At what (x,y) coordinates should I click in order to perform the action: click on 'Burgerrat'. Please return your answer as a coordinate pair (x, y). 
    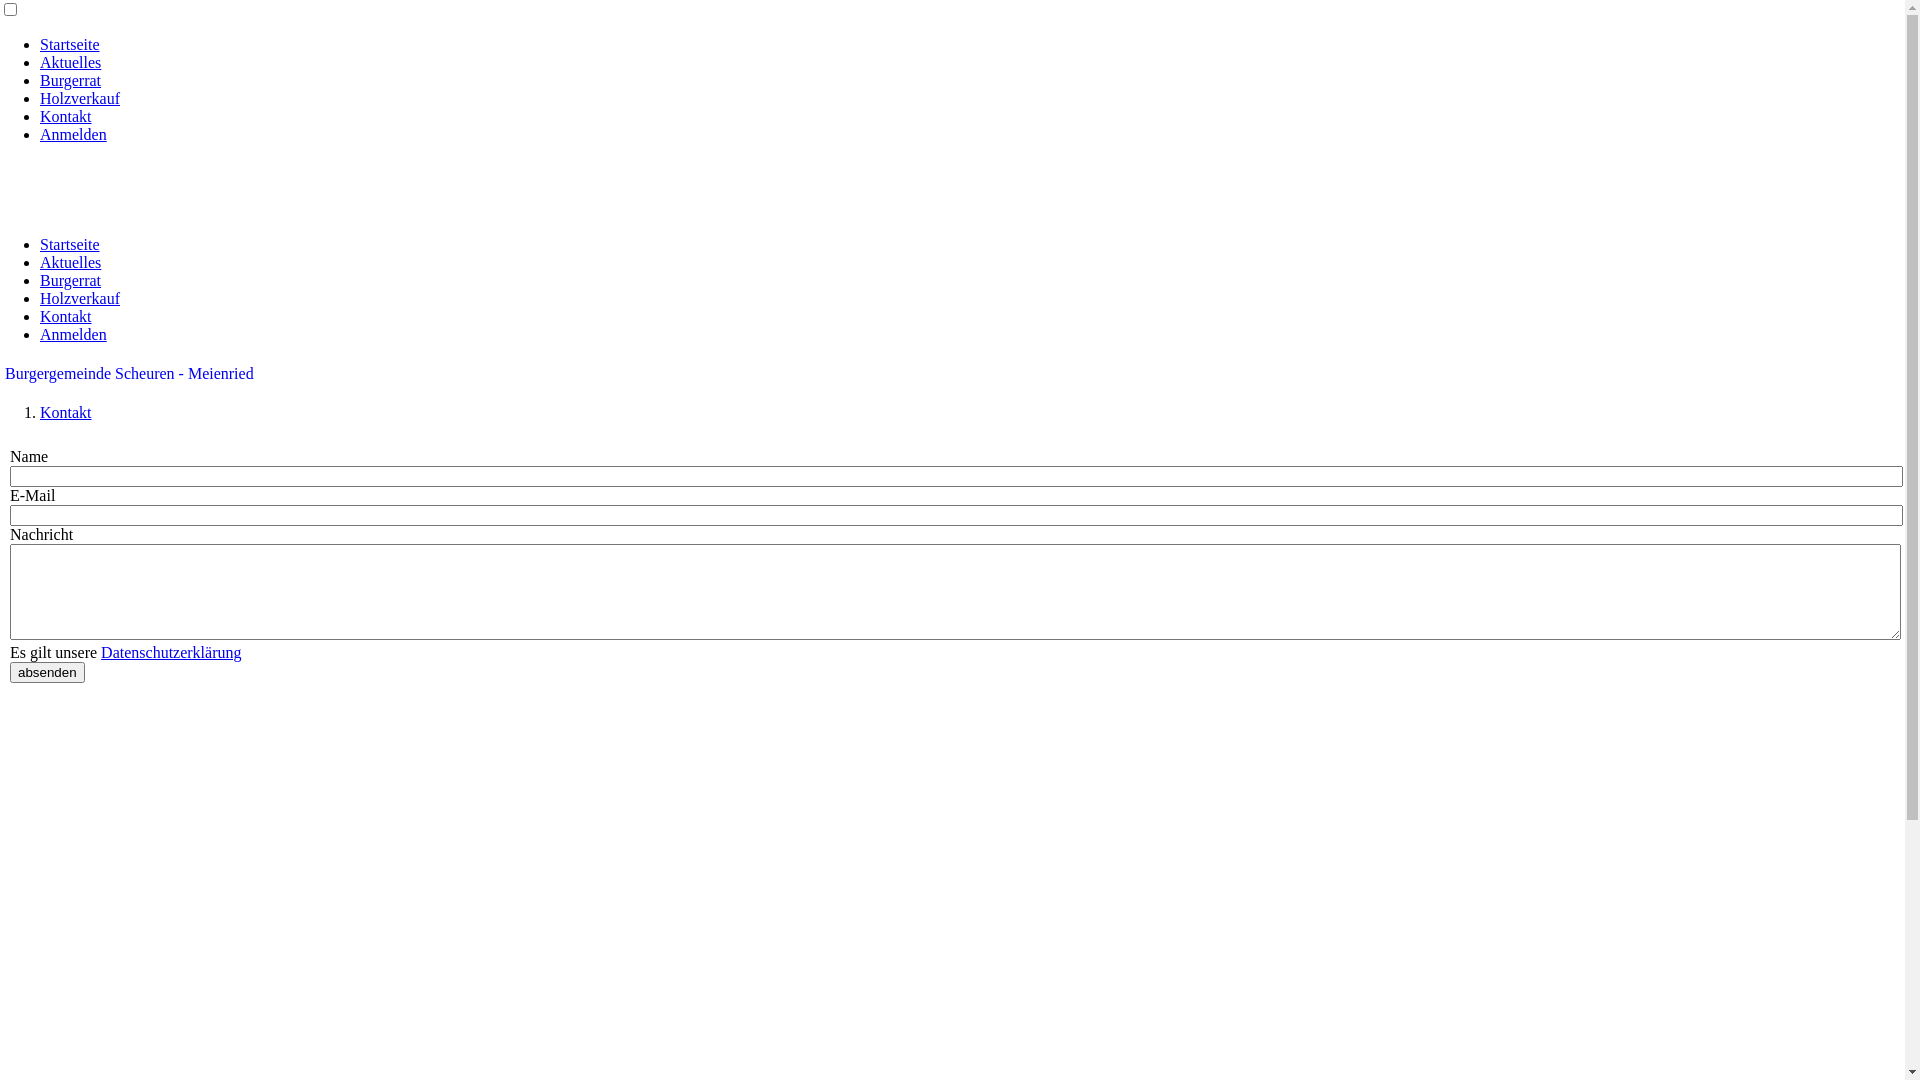
    Looking at the image, I should click on (70, 280).